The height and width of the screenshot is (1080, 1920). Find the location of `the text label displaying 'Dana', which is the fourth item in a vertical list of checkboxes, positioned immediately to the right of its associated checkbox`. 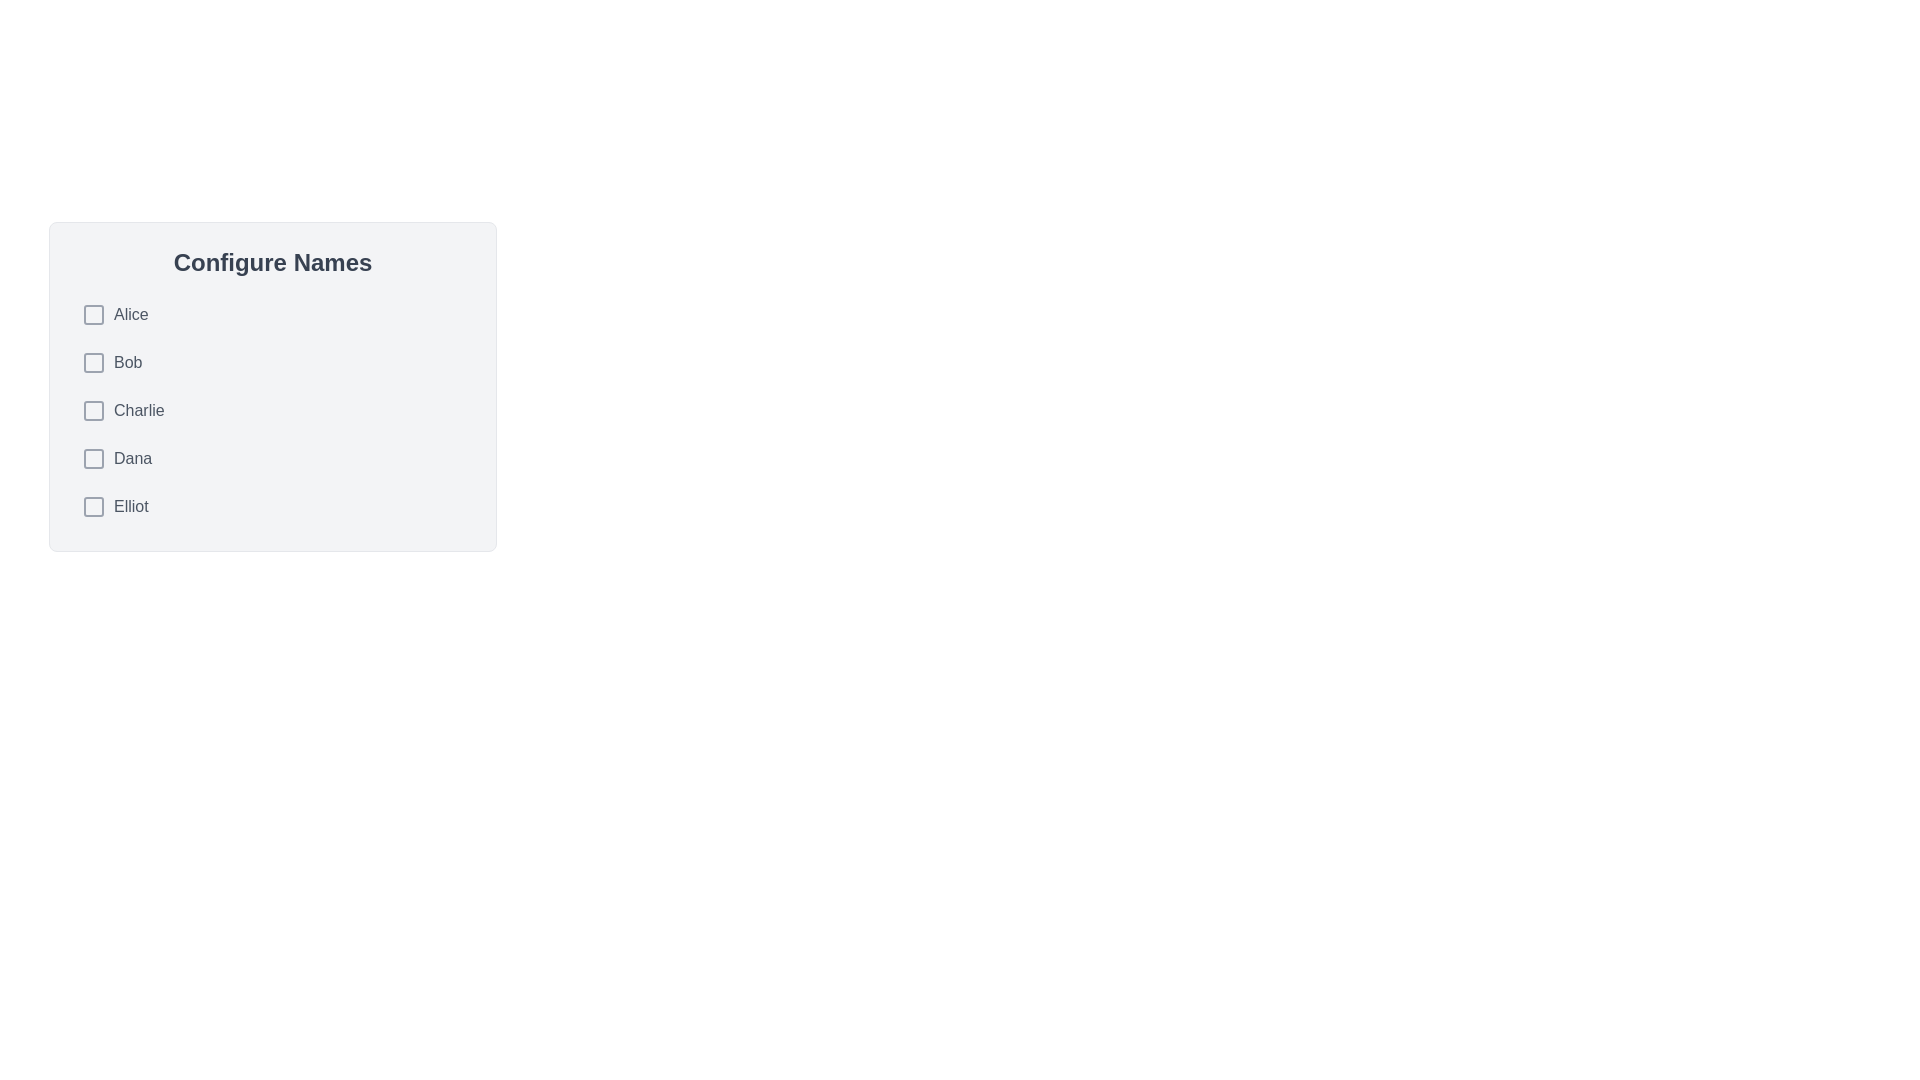

the text label displaying 'Dana', which is the fourth item in a vertical list of checkboxes, positioned immediately to the right of its associated checkbox is located at coordinates (132, 459).